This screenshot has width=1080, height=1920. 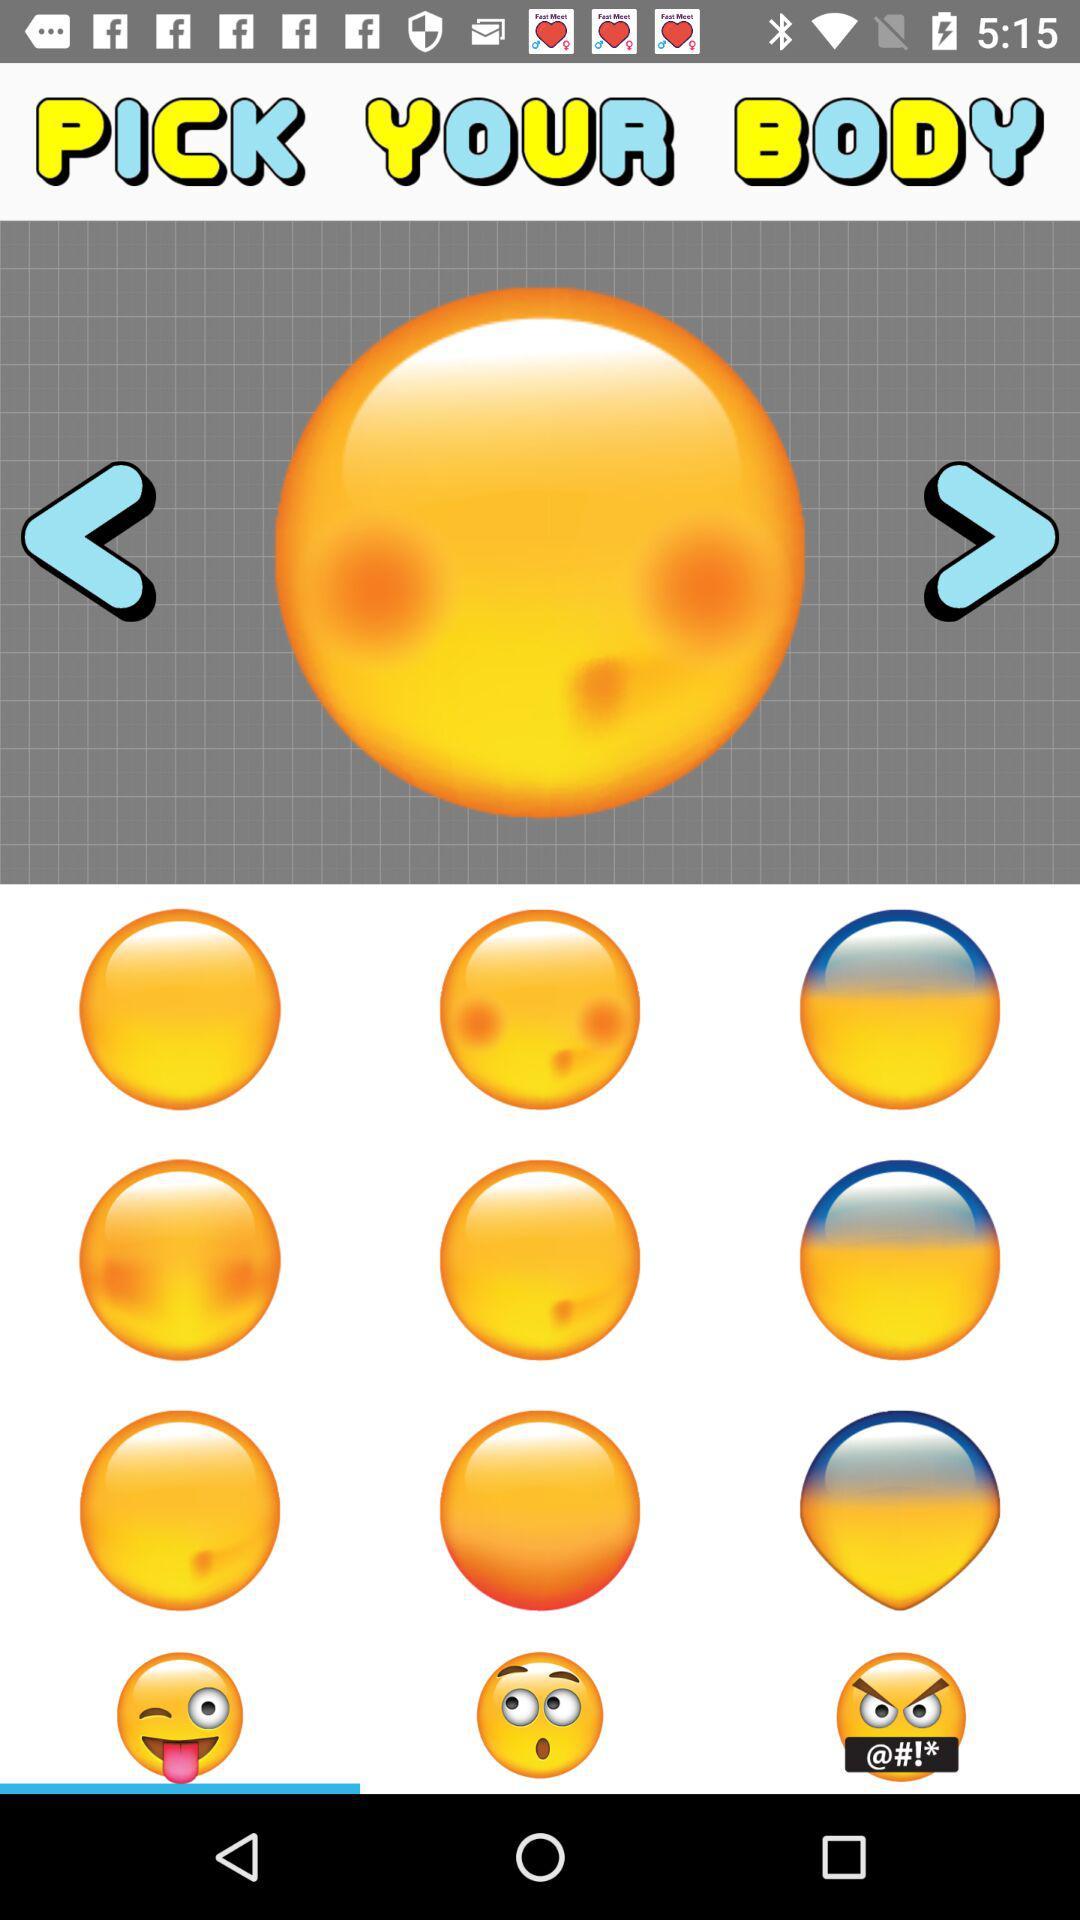 What do you see at coordinates (540, 1510) in the screenshot?
I see `8th body` at bounding box center [540, 1510].